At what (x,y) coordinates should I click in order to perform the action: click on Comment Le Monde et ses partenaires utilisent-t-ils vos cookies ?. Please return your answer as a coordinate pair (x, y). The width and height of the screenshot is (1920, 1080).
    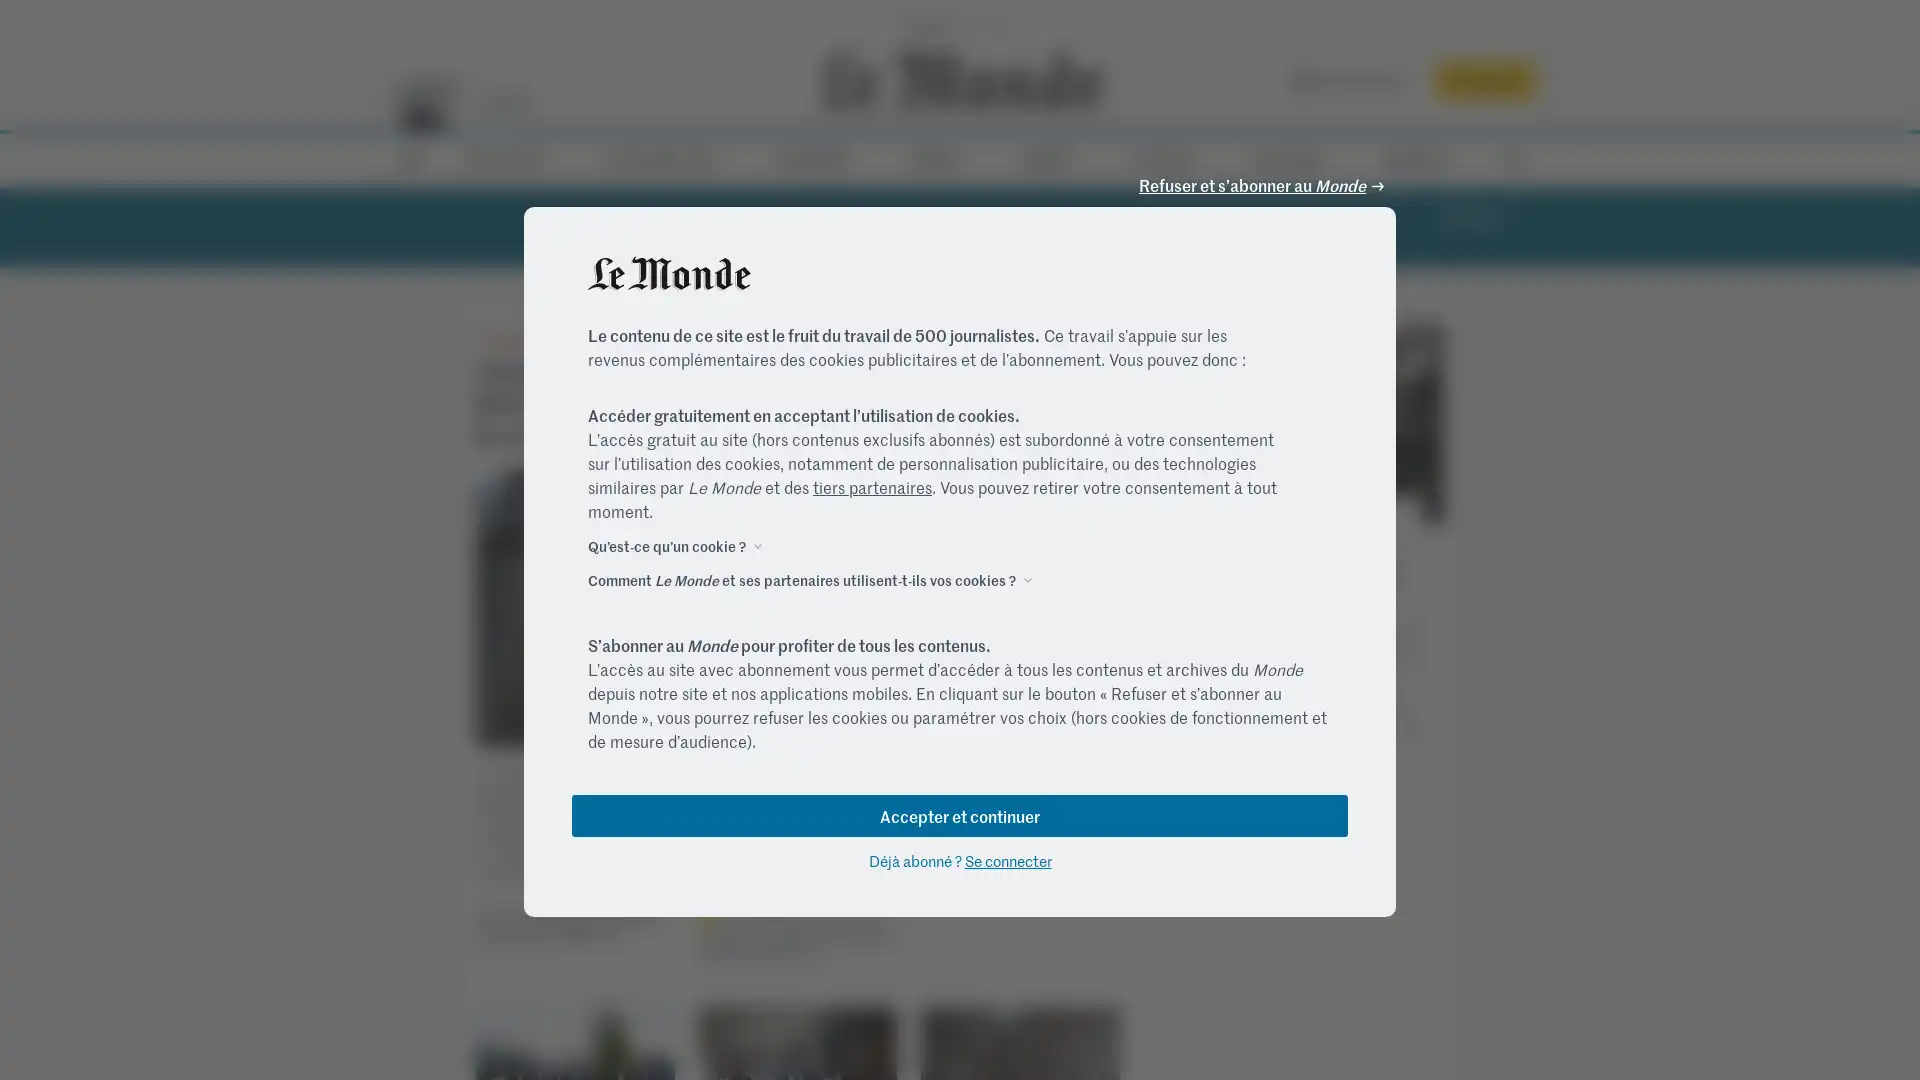
    Looking at the image, I should click on (801, 578).